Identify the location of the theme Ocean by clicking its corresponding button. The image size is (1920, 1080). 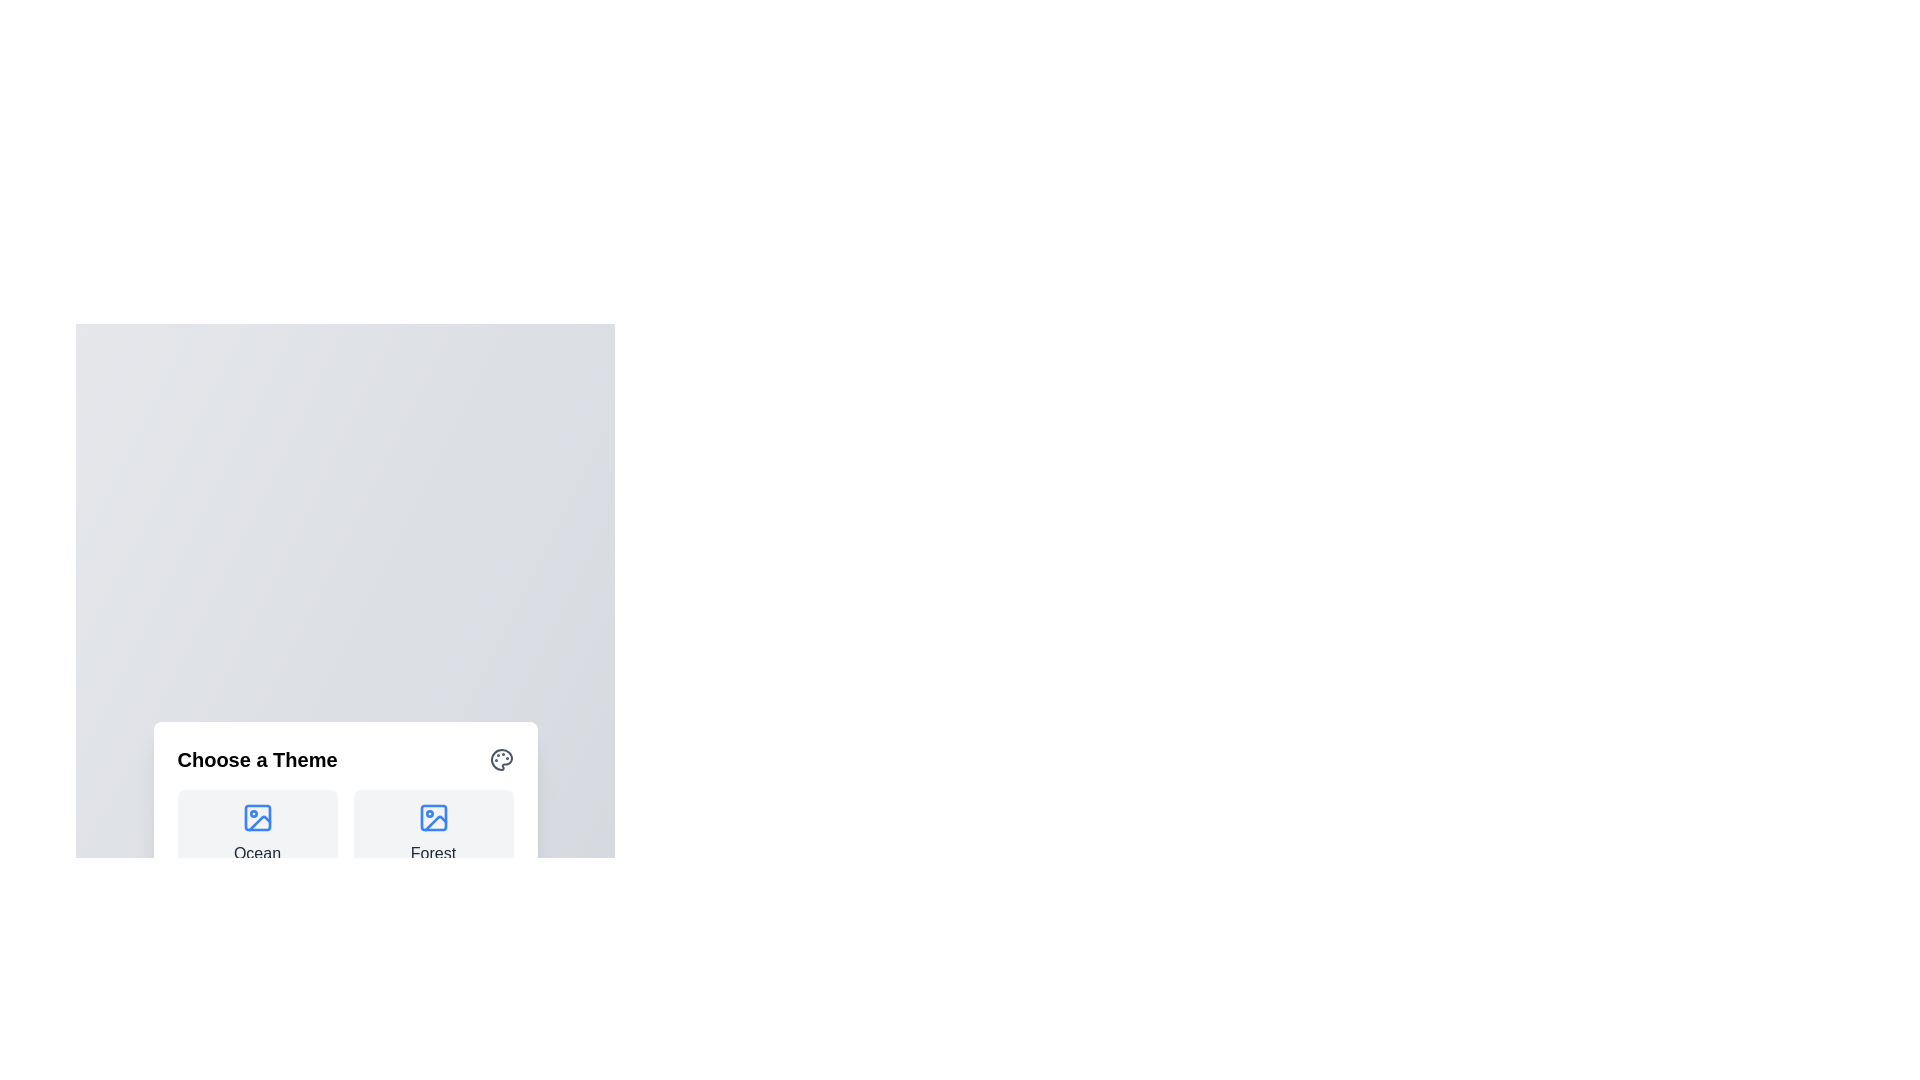
(256, 833).